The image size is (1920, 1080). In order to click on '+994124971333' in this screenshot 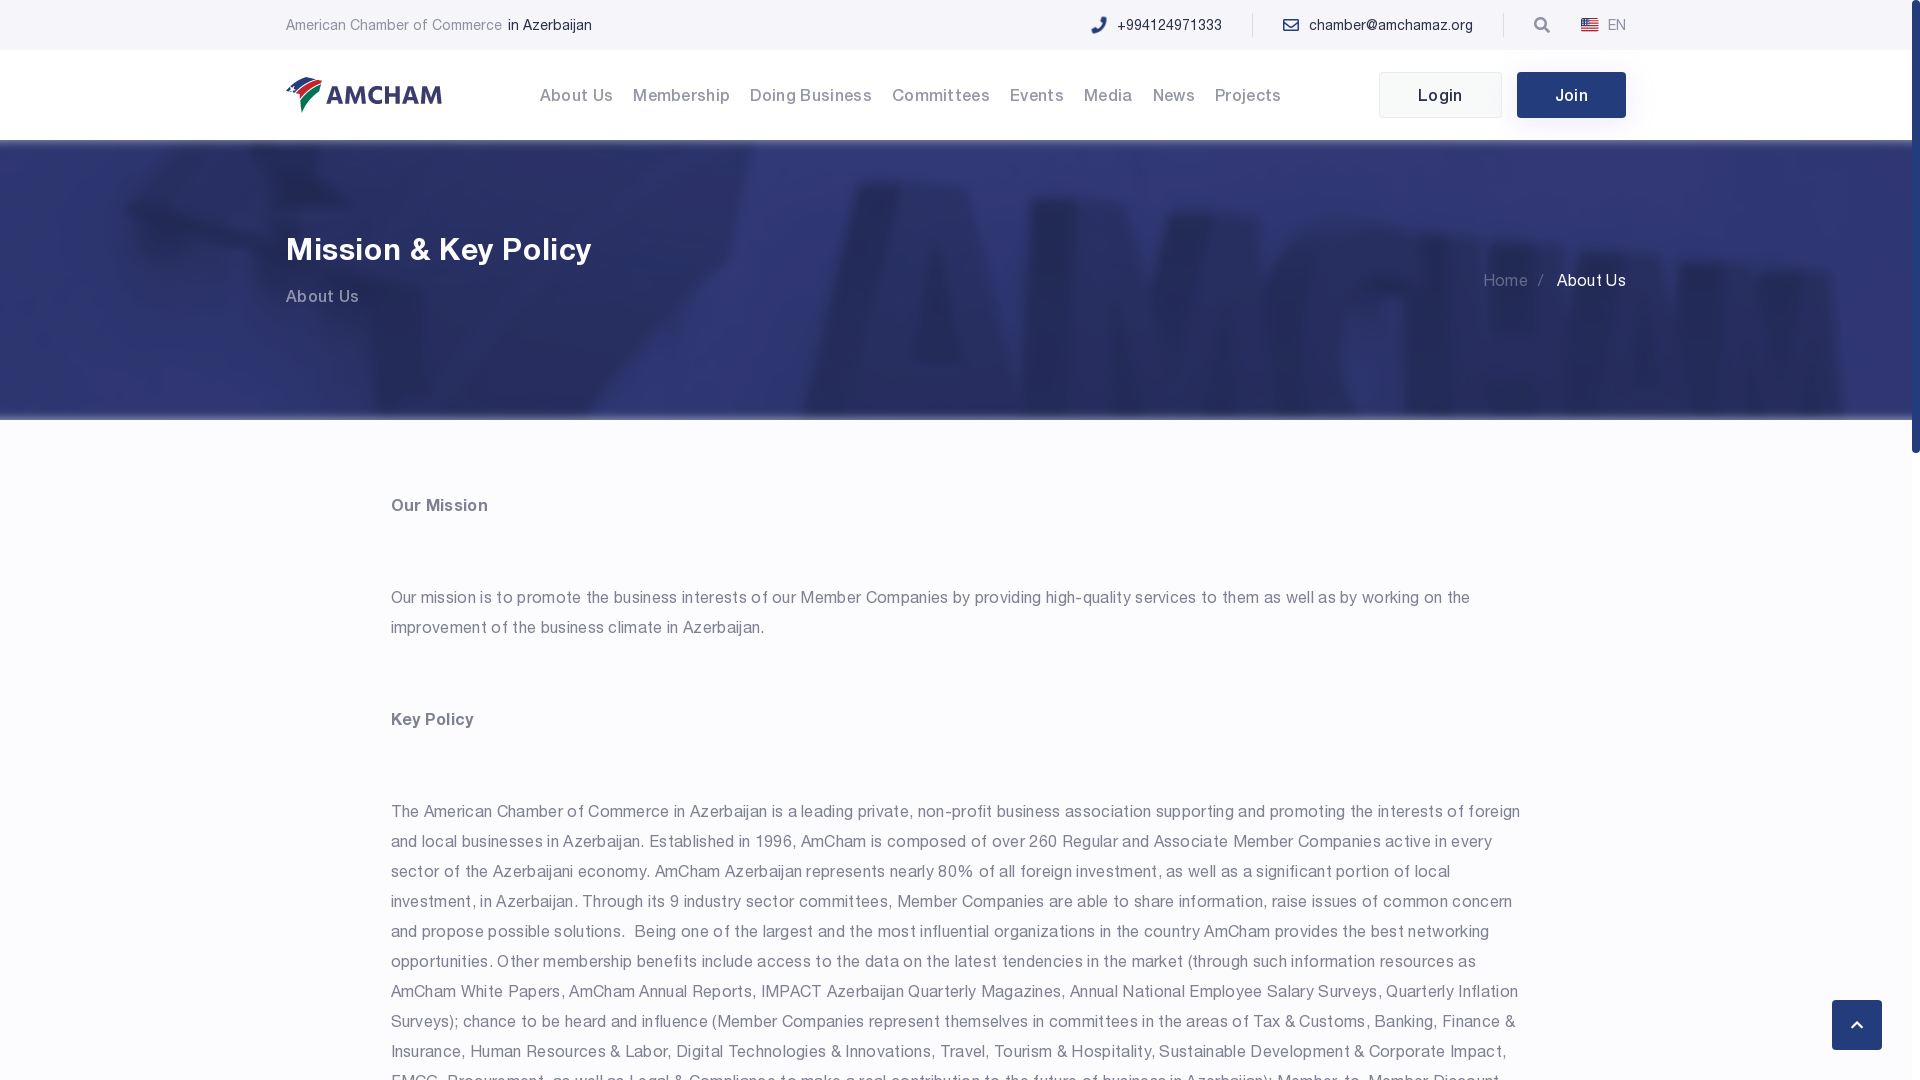, I will do `click(1186, 24)`.